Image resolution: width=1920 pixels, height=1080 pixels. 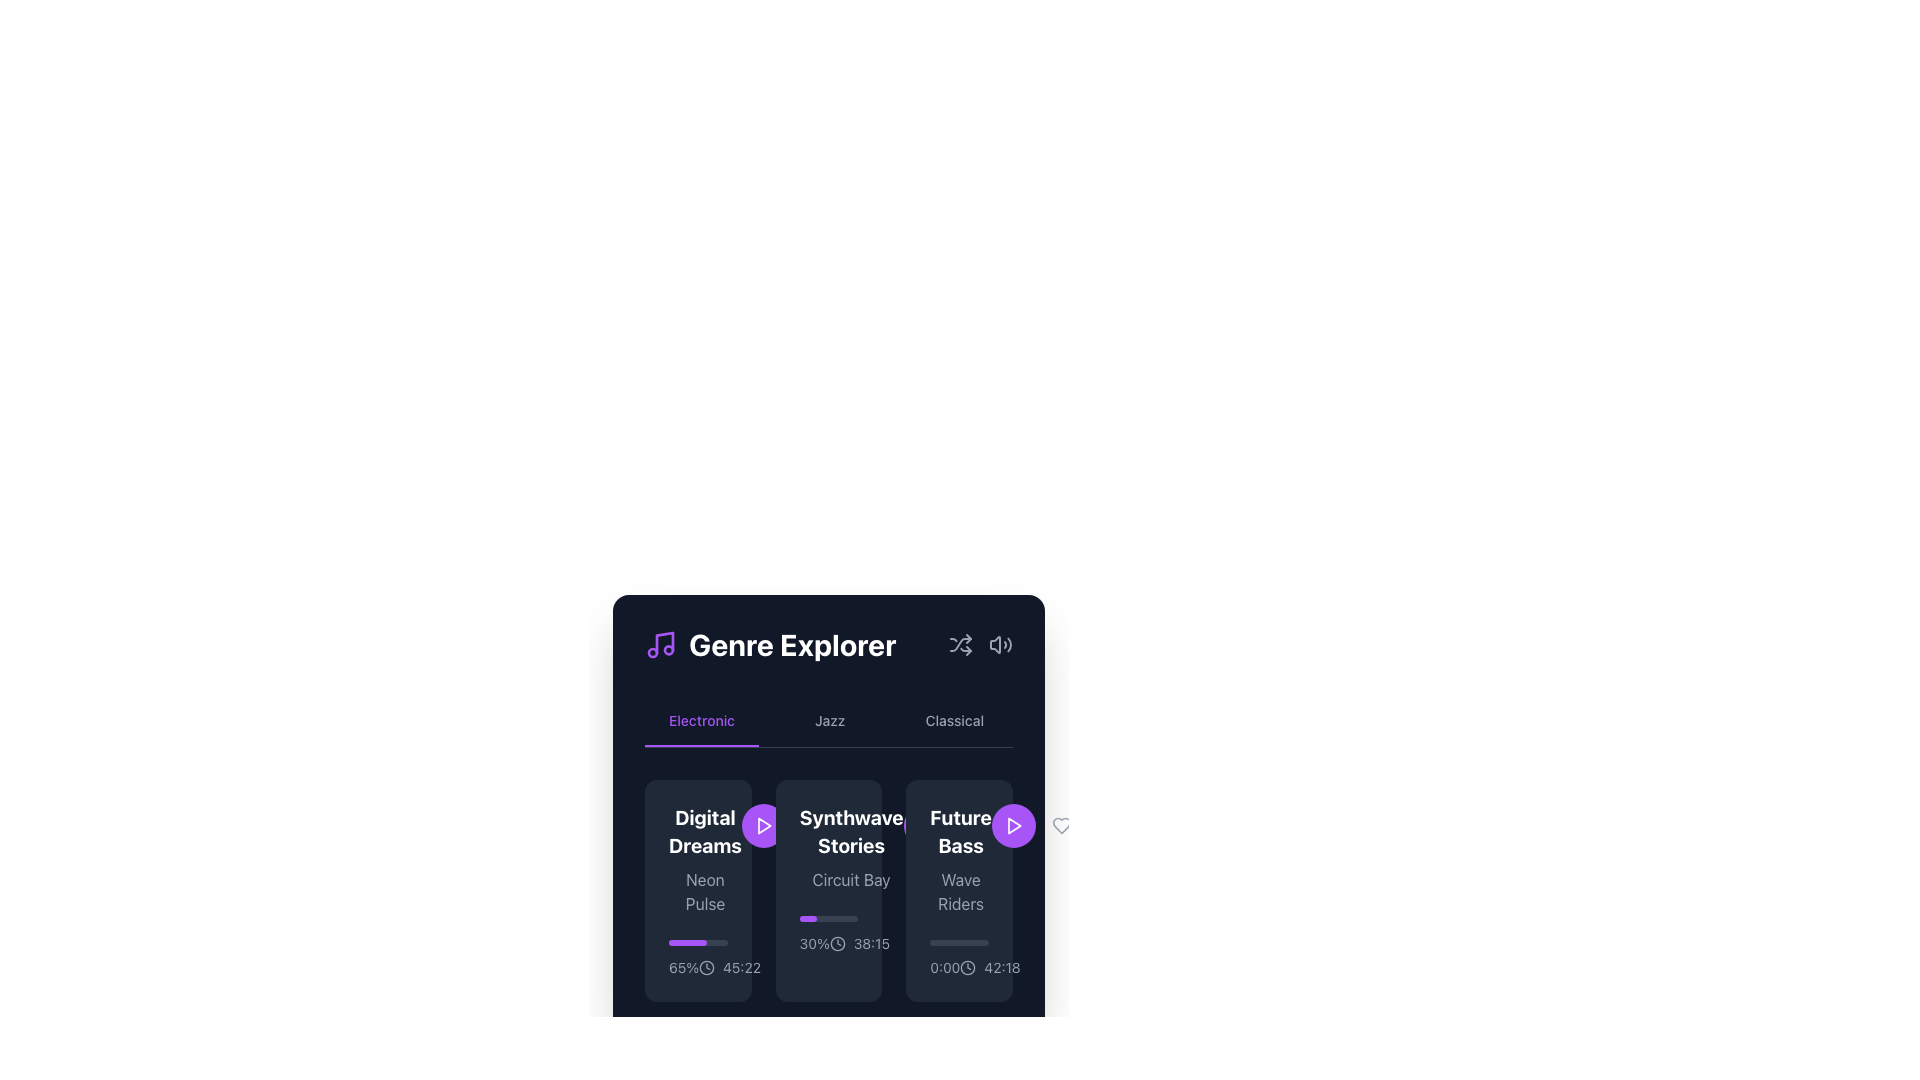 I want to click on the navigation button labeled 'Jazz', so click(x=829, y=721).